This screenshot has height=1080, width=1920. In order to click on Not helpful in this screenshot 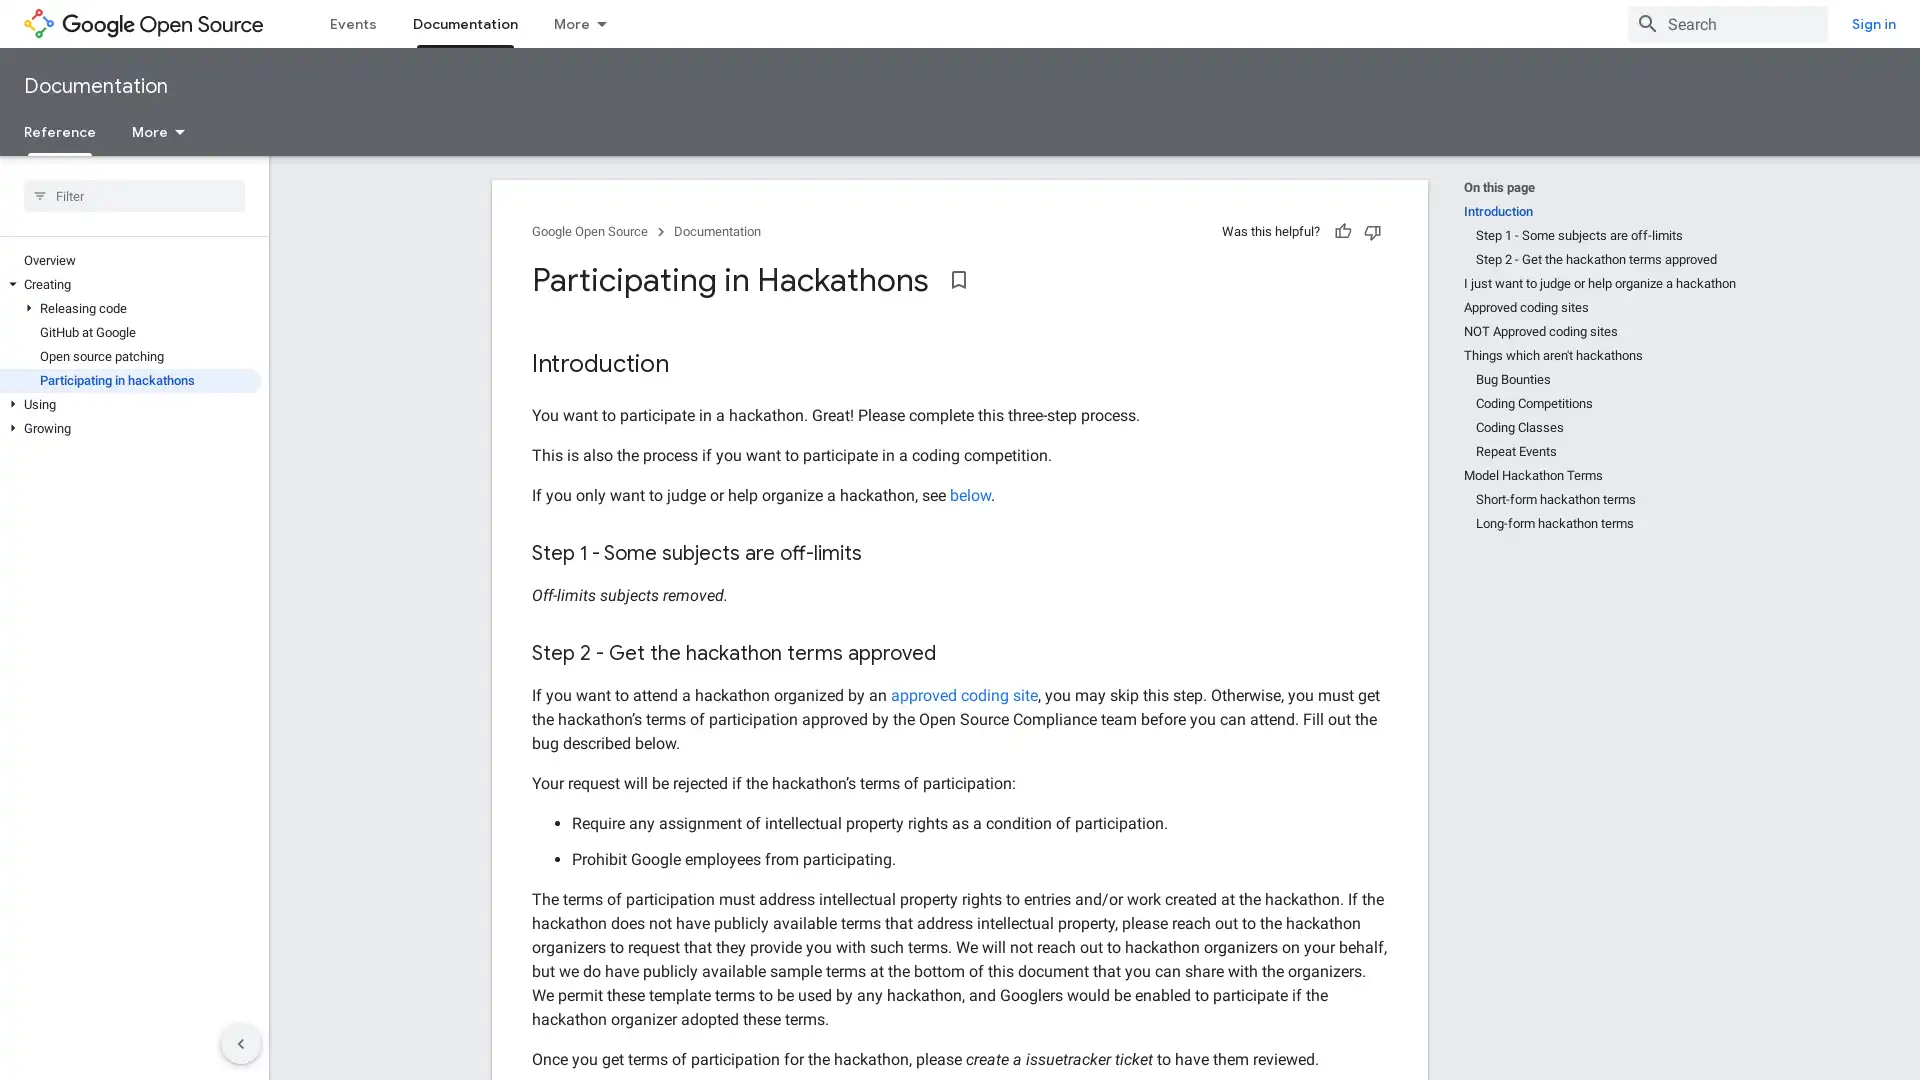, I will do `click(1371, 230)`.